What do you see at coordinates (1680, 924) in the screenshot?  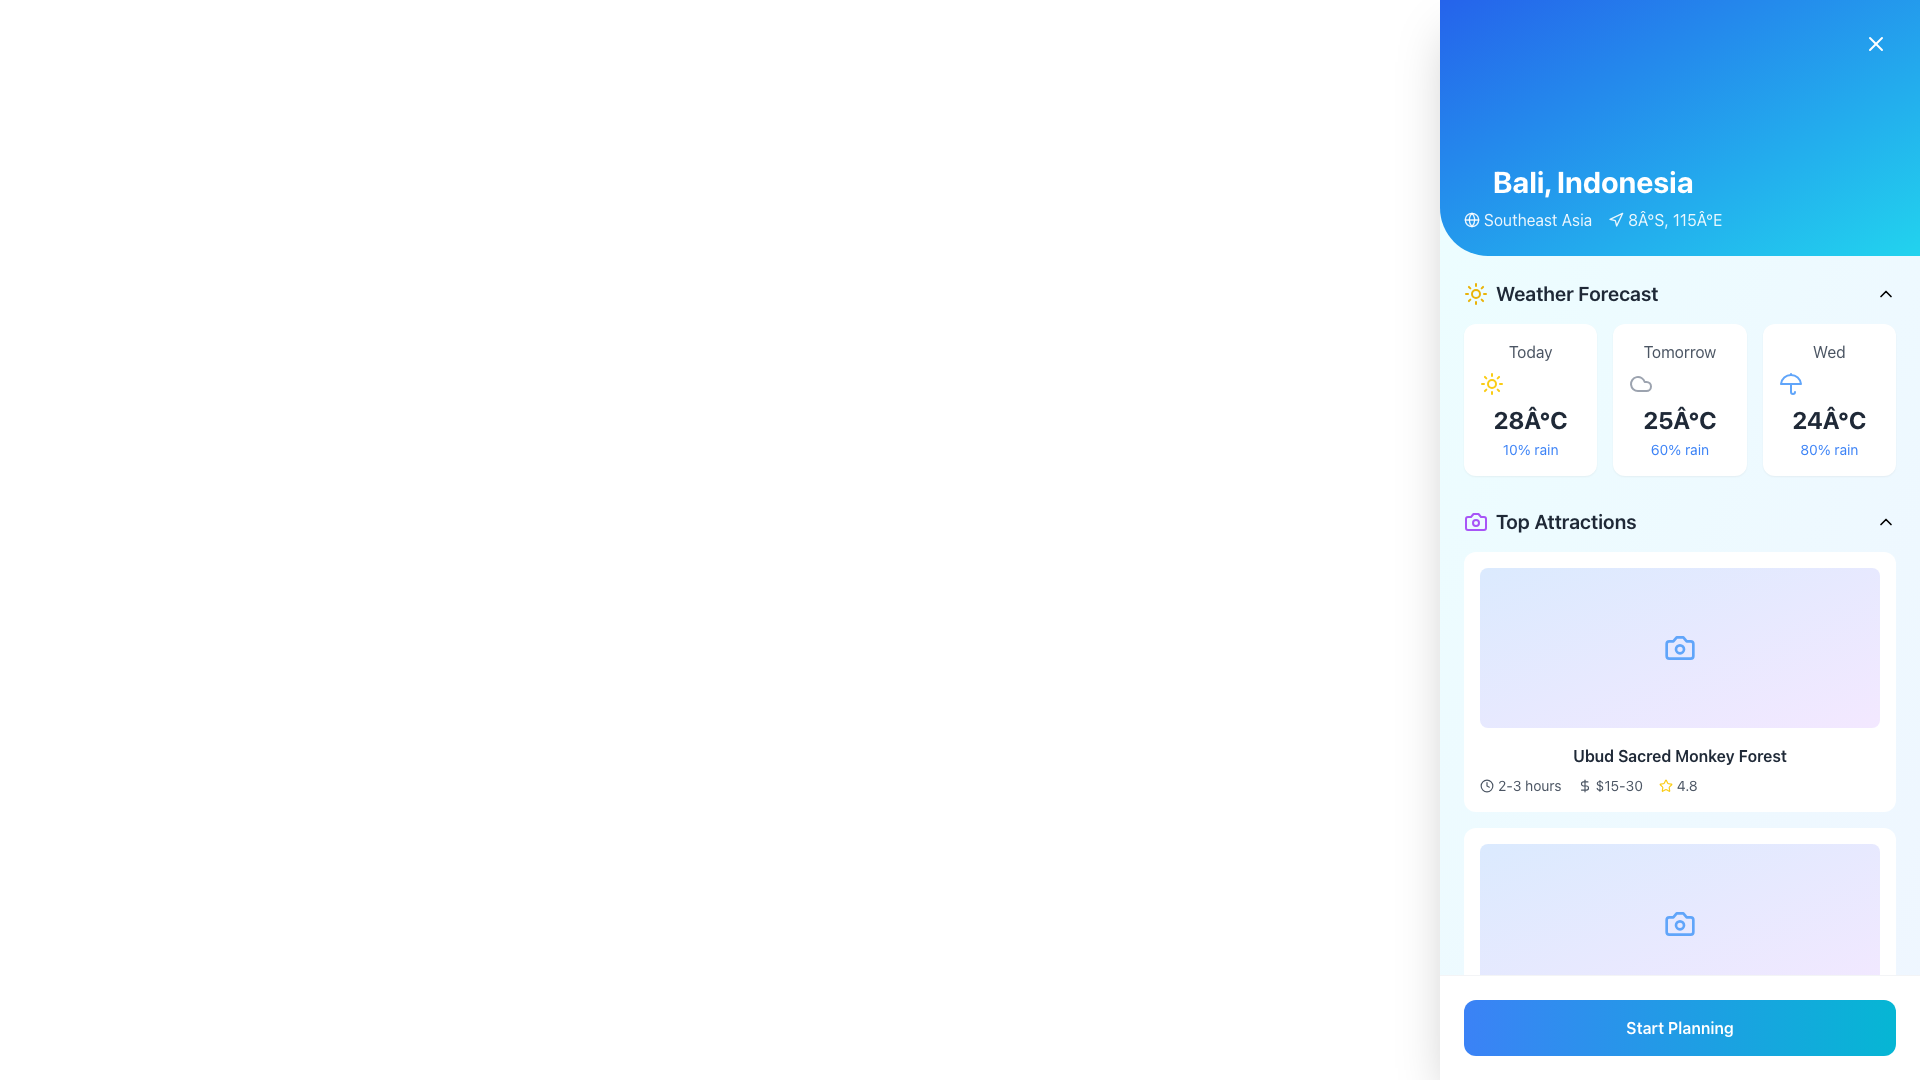 I see `the camera icon with a blue outline located in the lower section of the card under 'Top Attractions'` at bounding box center [1680, 924].